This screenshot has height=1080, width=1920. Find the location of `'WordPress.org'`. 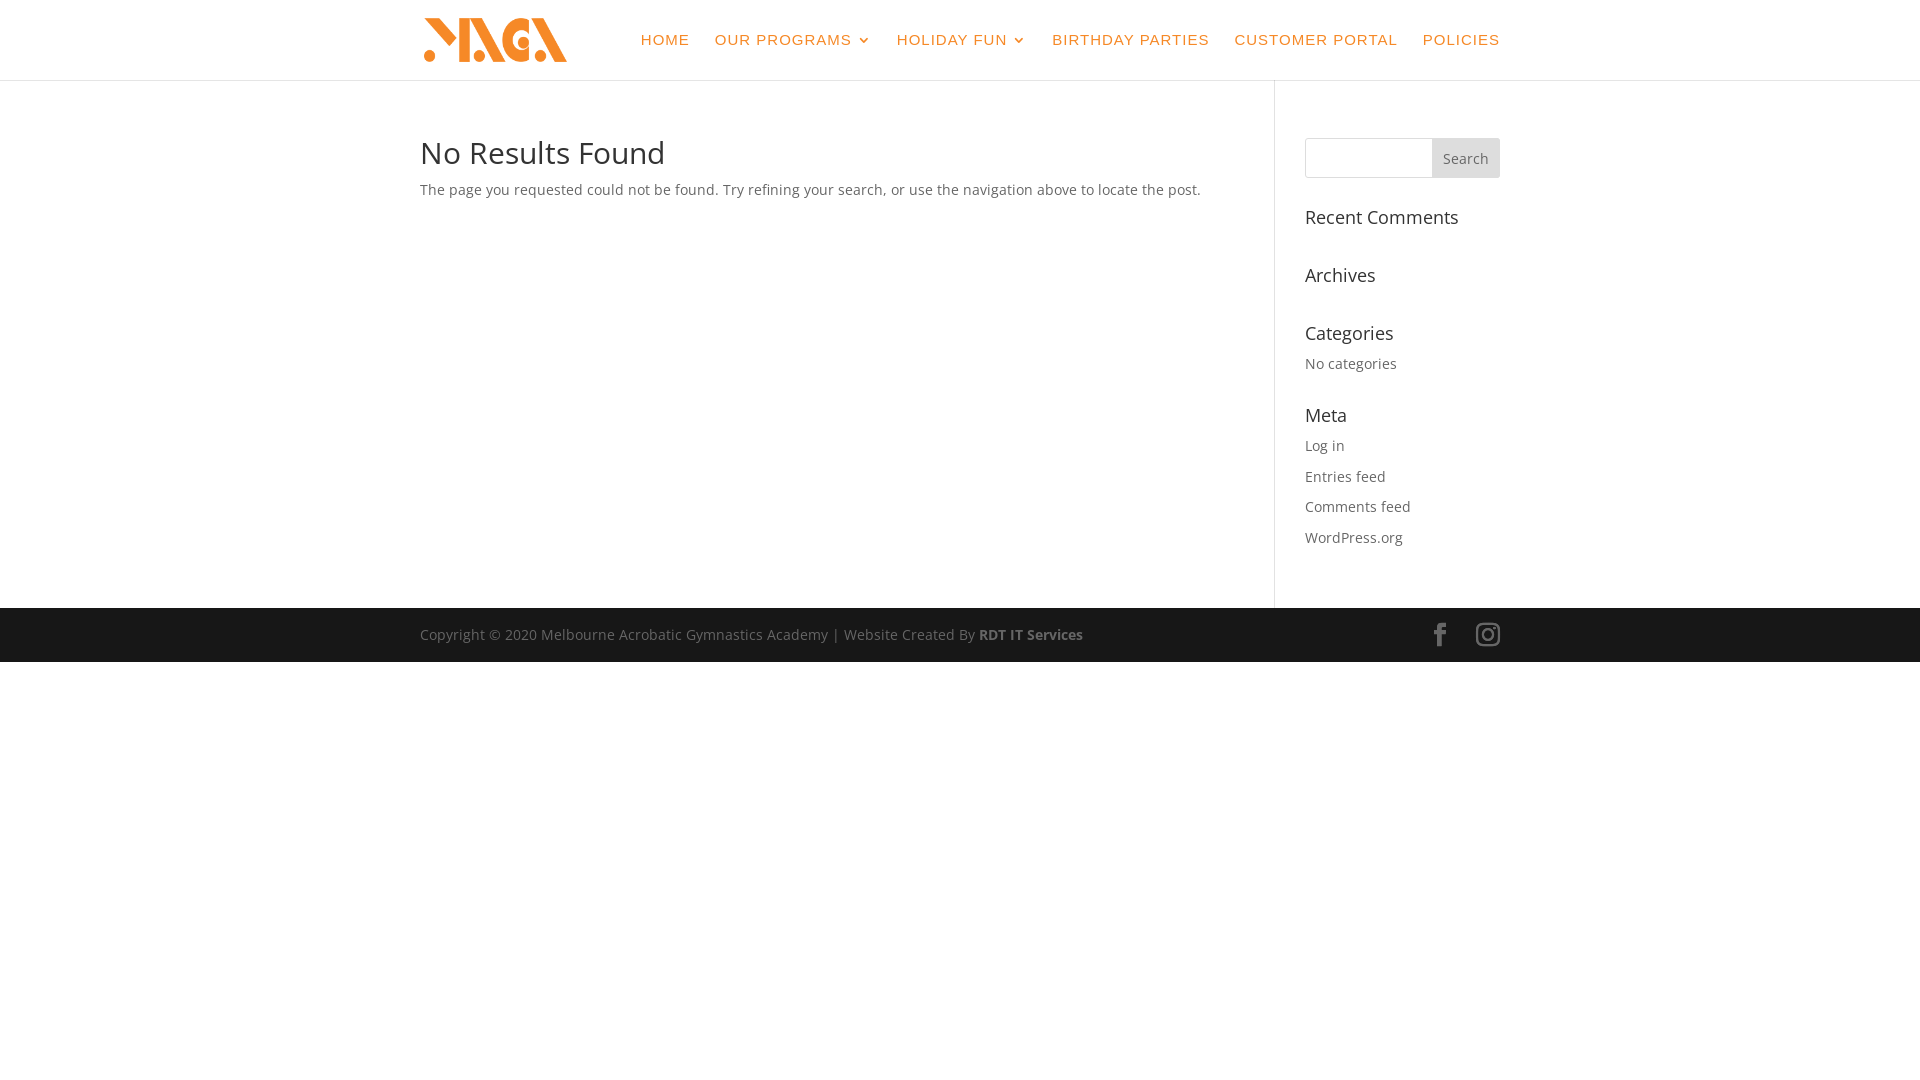

'WordPress.org' is located at coordinates (1305, 536).